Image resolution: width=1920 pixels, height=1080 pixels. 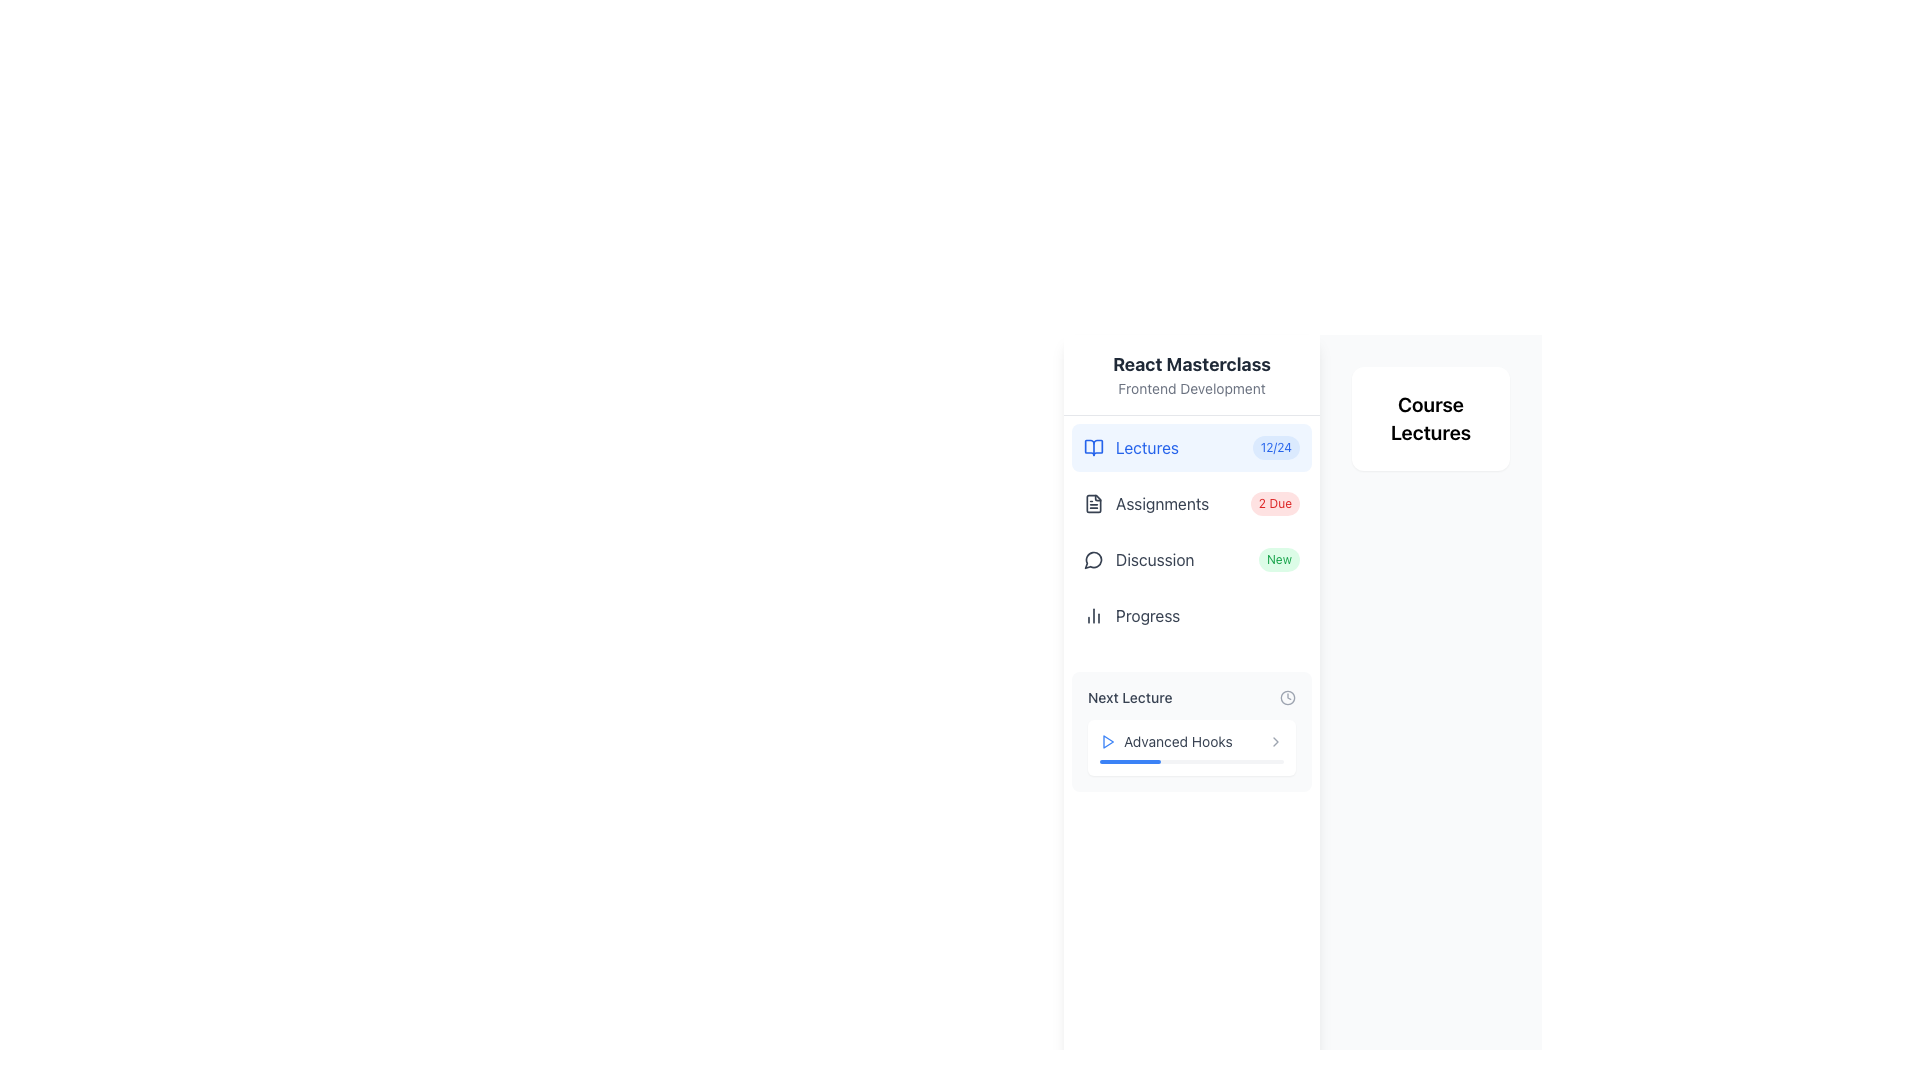 What do you see at coordinates (1191, 559) in the screenshot?
I see `the green badge labeled 'New' on the third list item in the sidebar that includes the text 'Discussion'` at bounding box center [1191, 559].